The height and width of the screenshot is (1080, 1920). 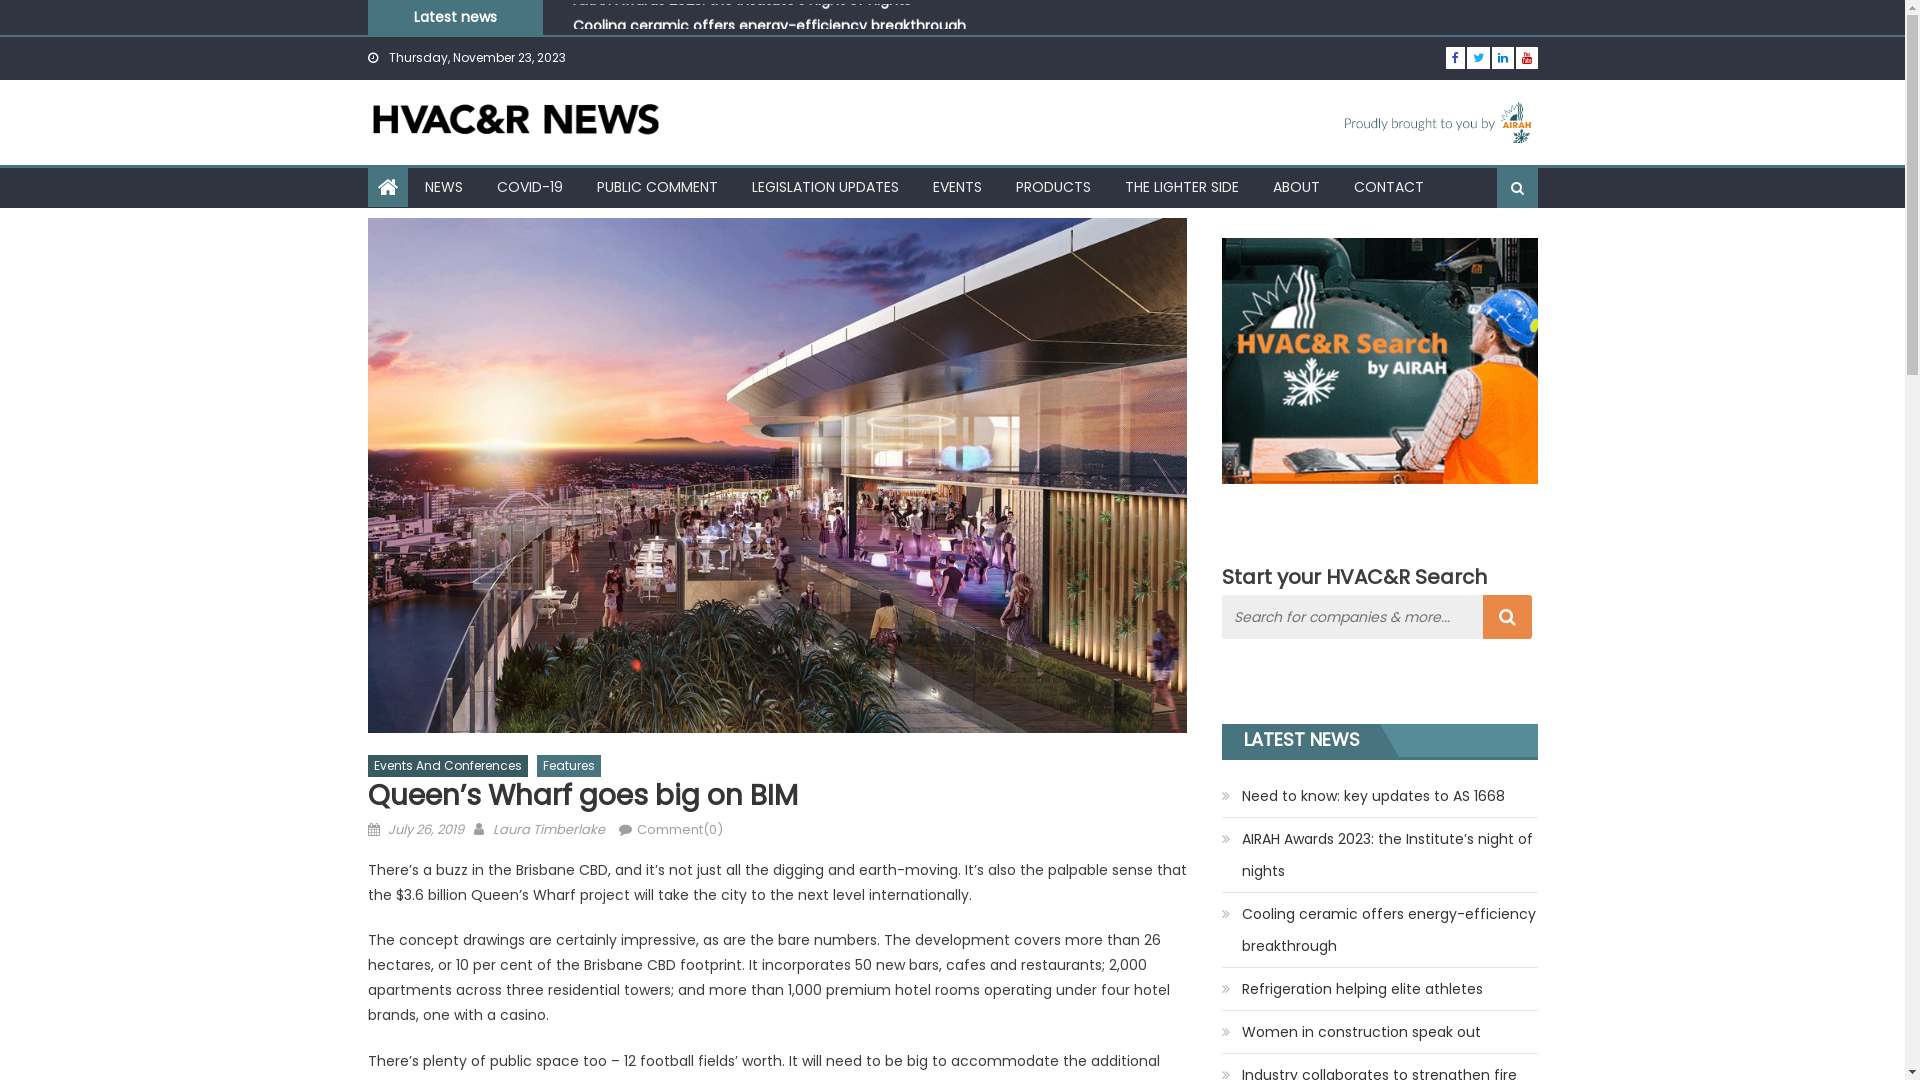 I want to click on 'ABOUT', so click(x=1296, y=186).